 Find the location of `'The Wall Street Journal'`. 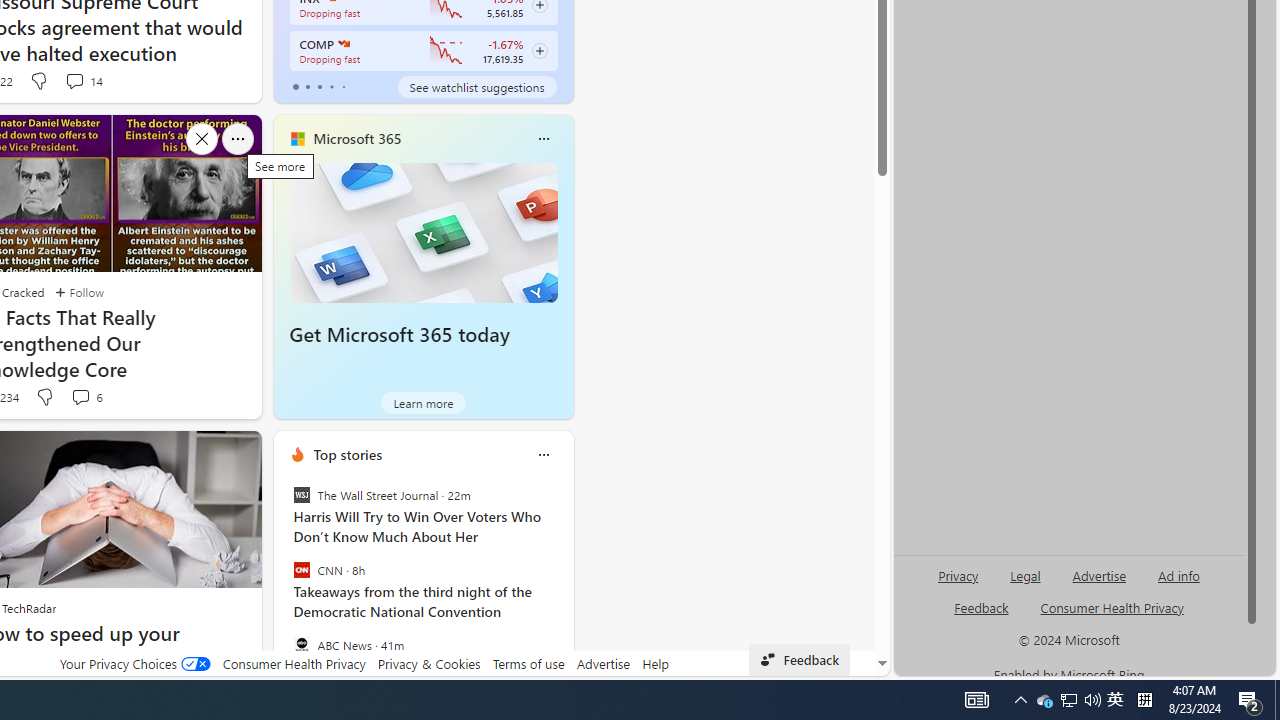

'The Wall Street Journal' is located at coordinates (300, 495).